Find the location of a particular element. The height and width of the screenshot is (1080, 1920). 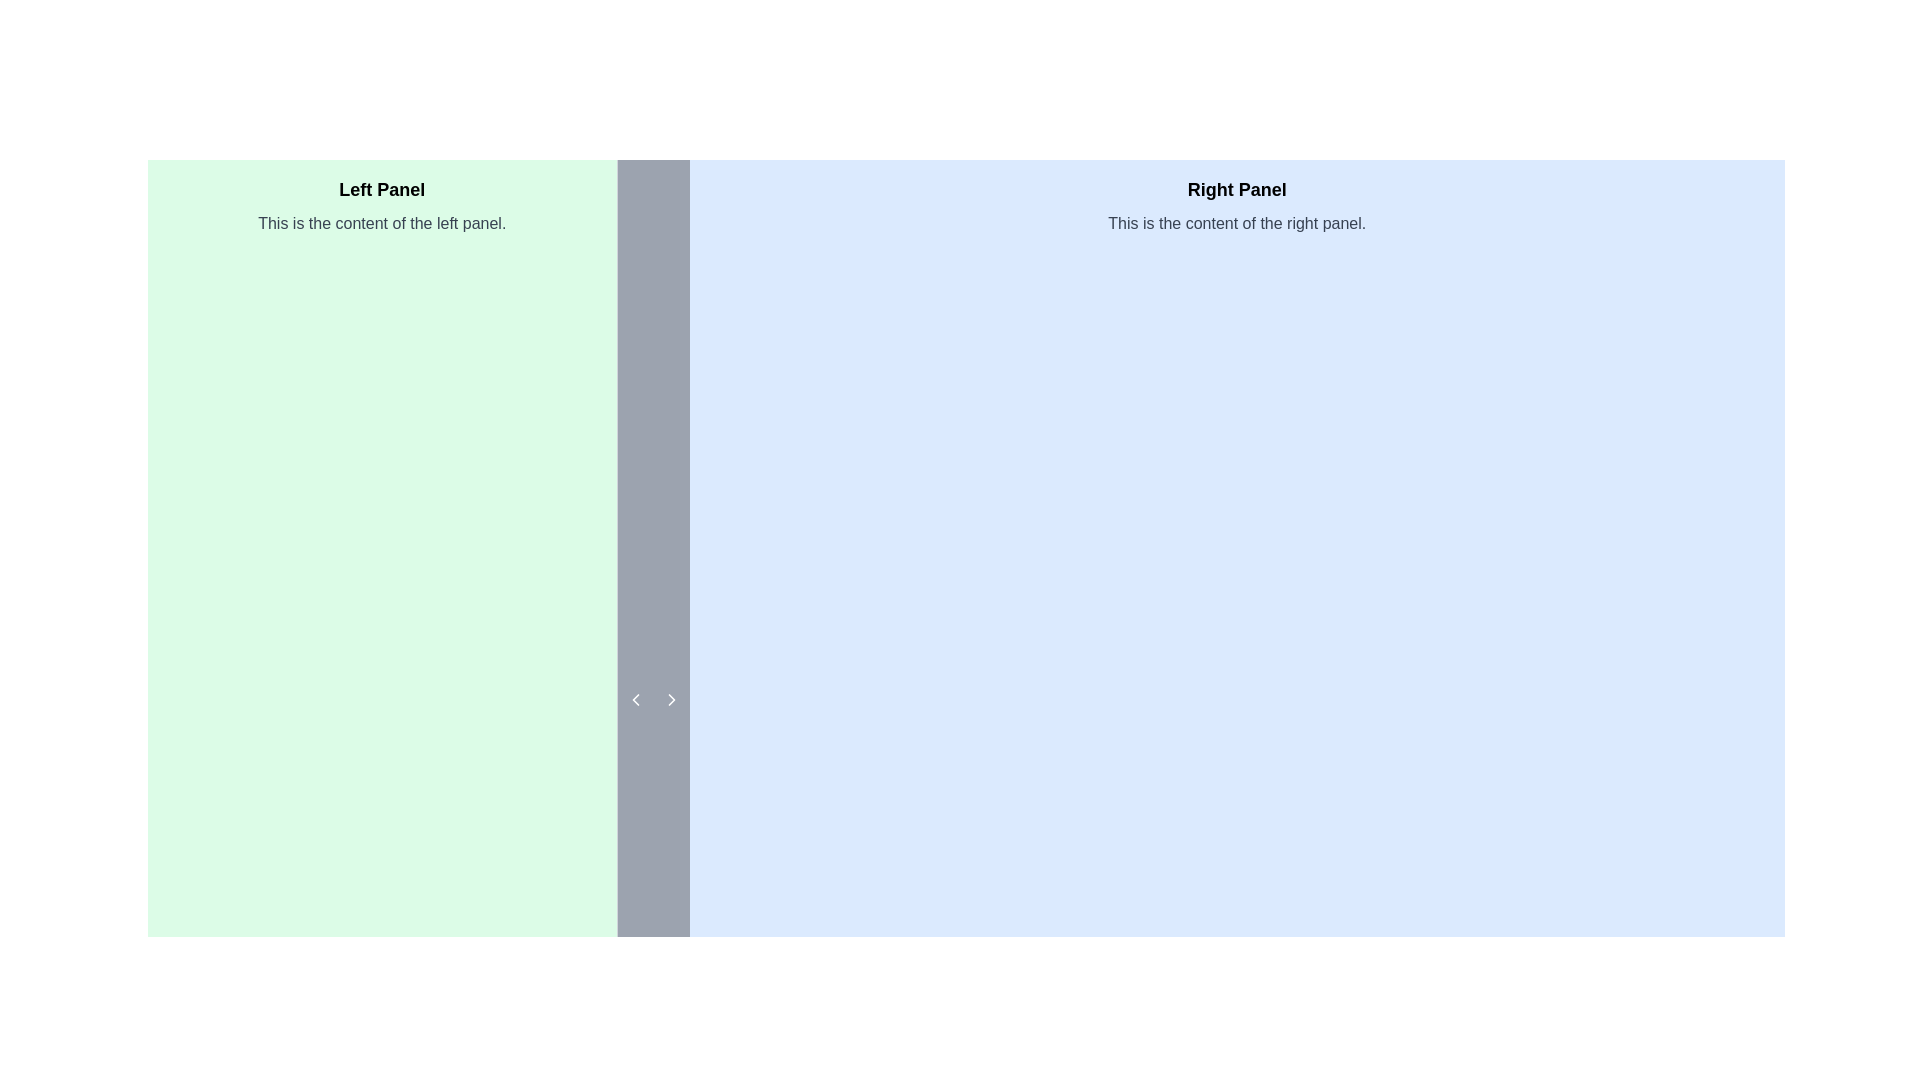

the text block displaying 'This is the content of the left panel.' which is styled with a gray font on a light green background, located beneath the 'Left Panel' header is located at coordinates (382, 223).